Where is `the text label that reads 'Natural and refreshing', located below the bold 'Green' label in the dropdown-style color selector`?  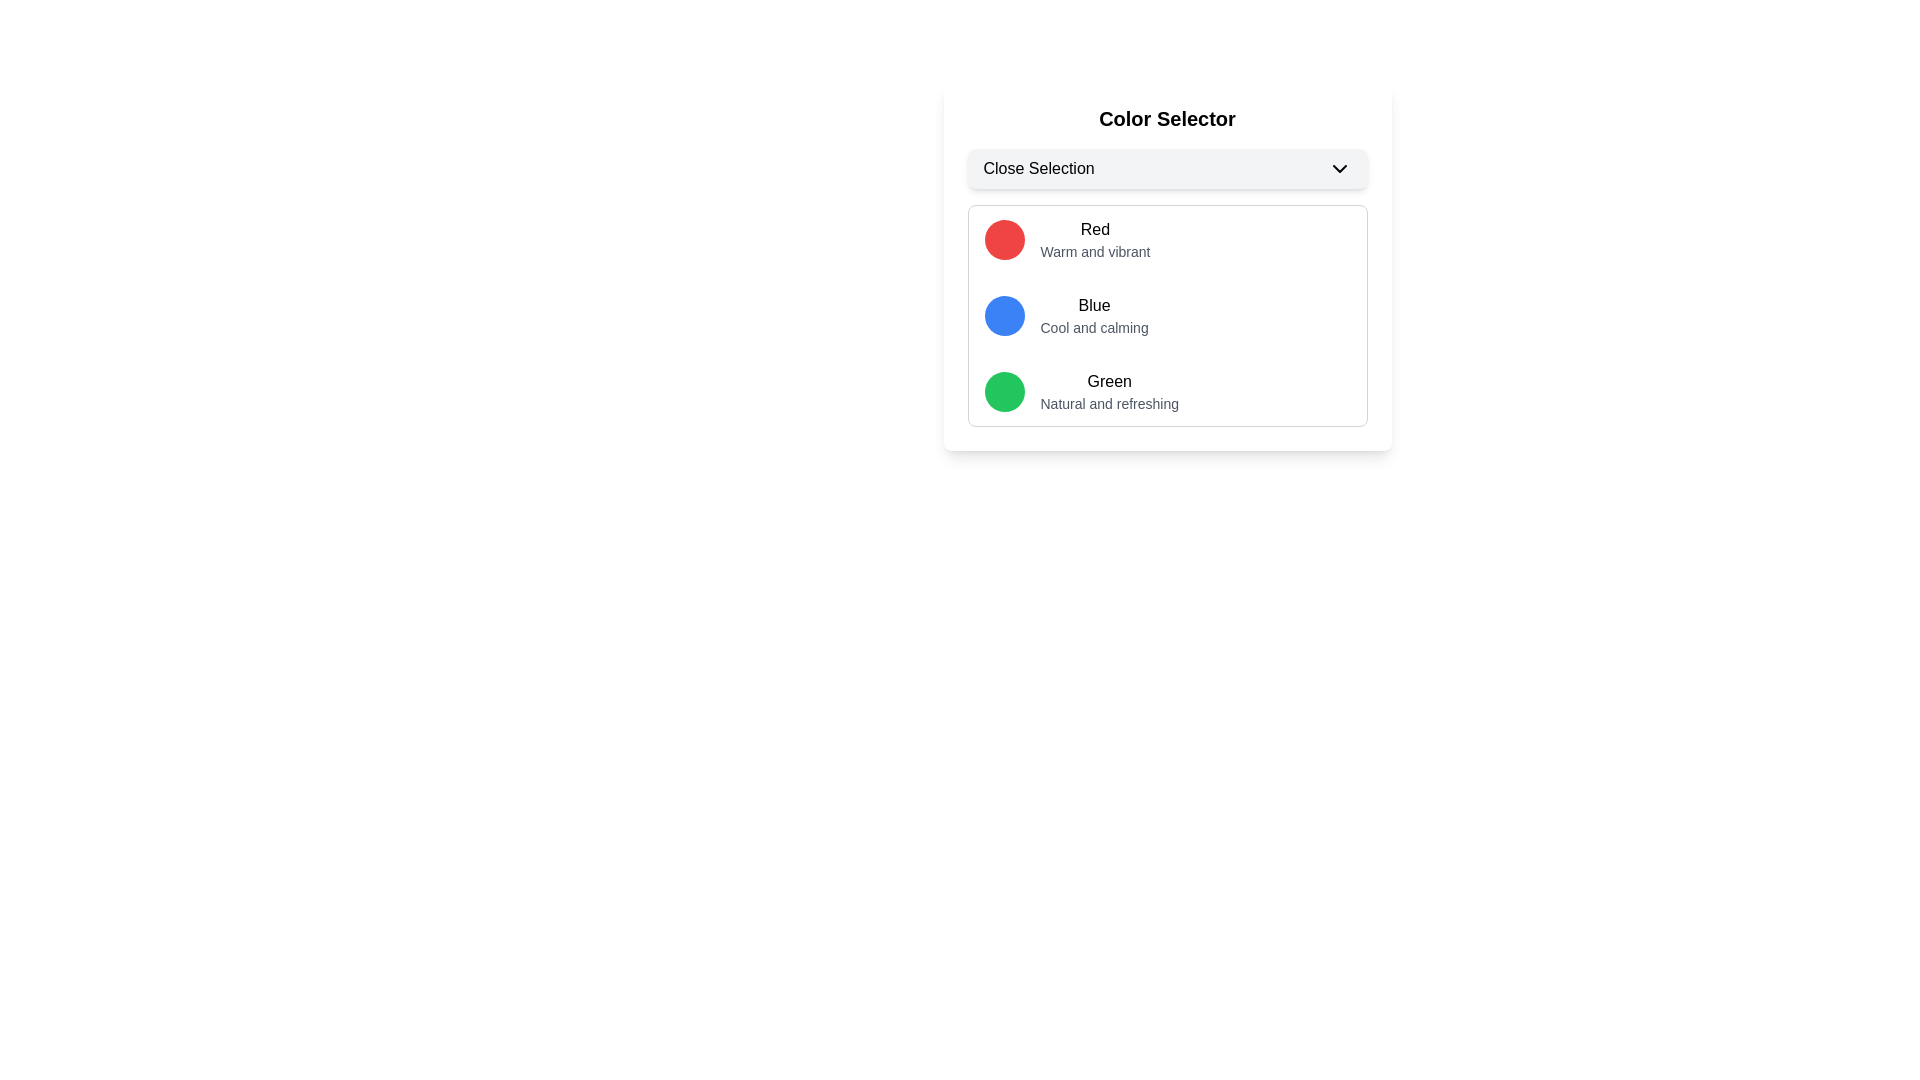
the text label that reads 'Natural and refreshing', located below the bold 'Green' label in the dropdown-style color selector is located at coordinates (1108, 404).